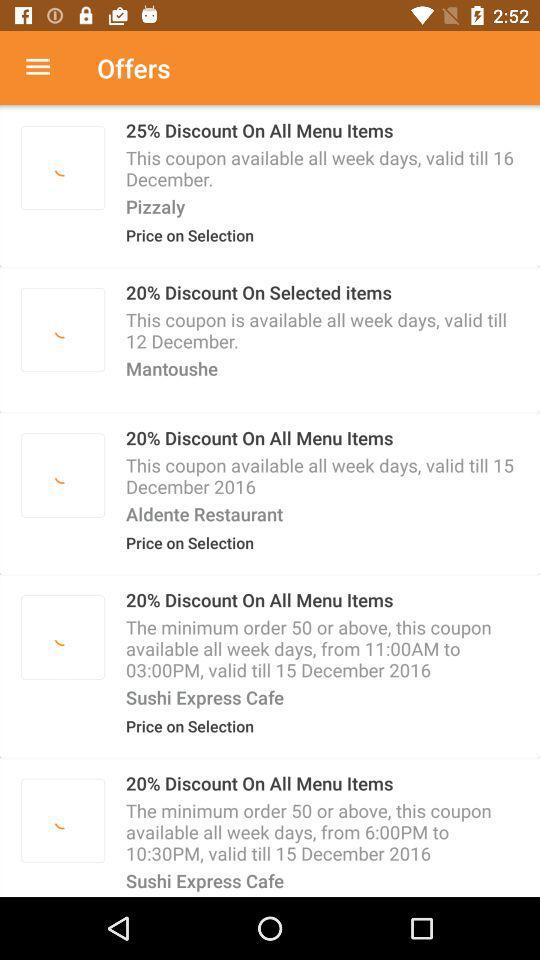  Describe the element at coordinates (48, 68) in the screenshot. I see `the item to the left of the offers item` at that location.